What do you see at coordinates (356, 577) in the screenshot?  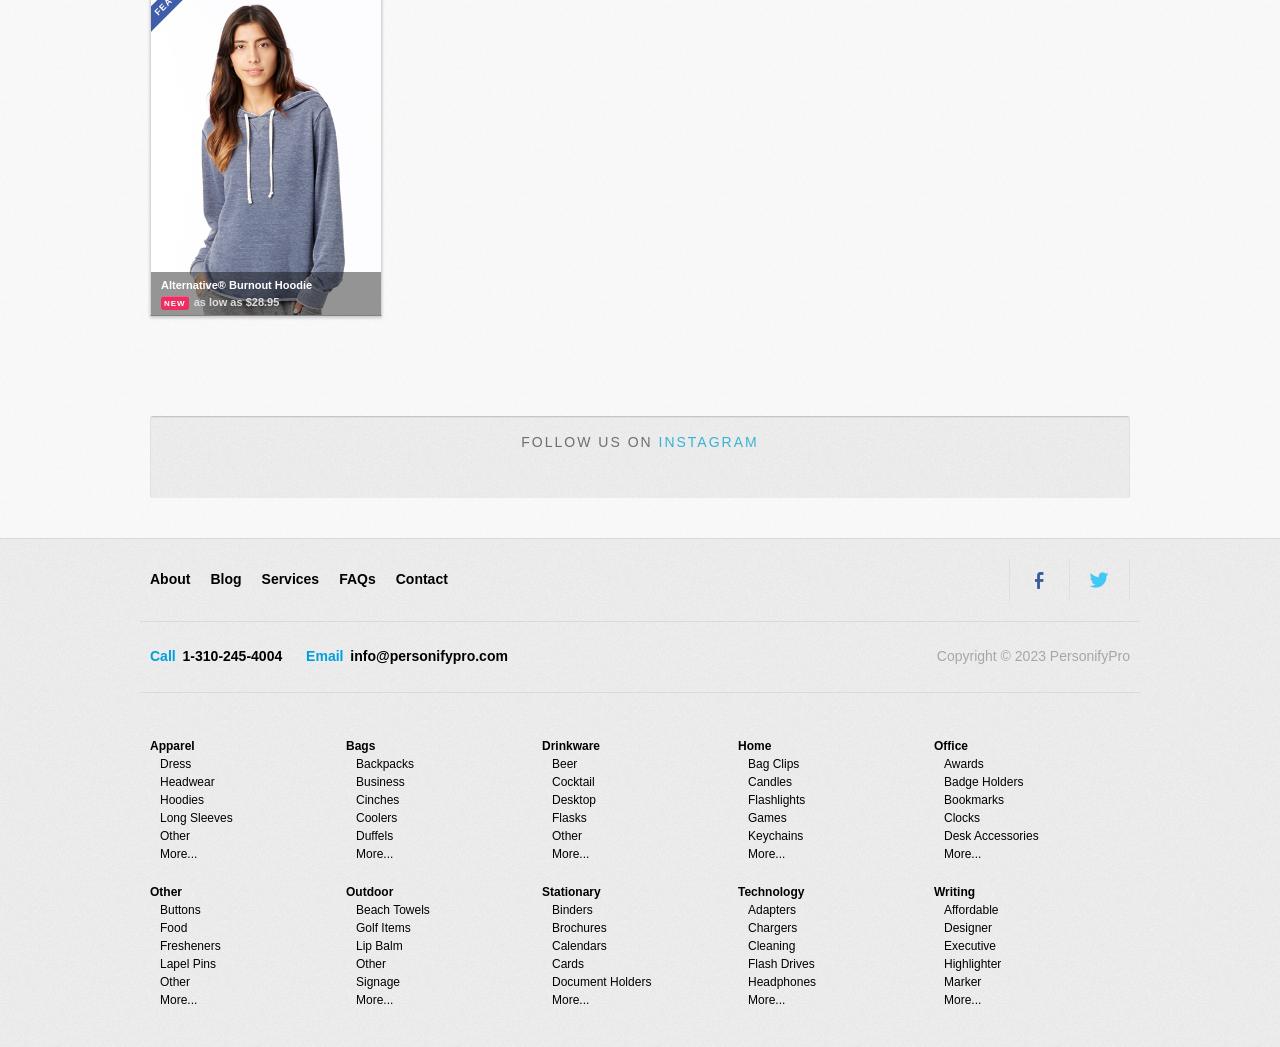 I see `'FAQs'` at bounding box center [356, 577].